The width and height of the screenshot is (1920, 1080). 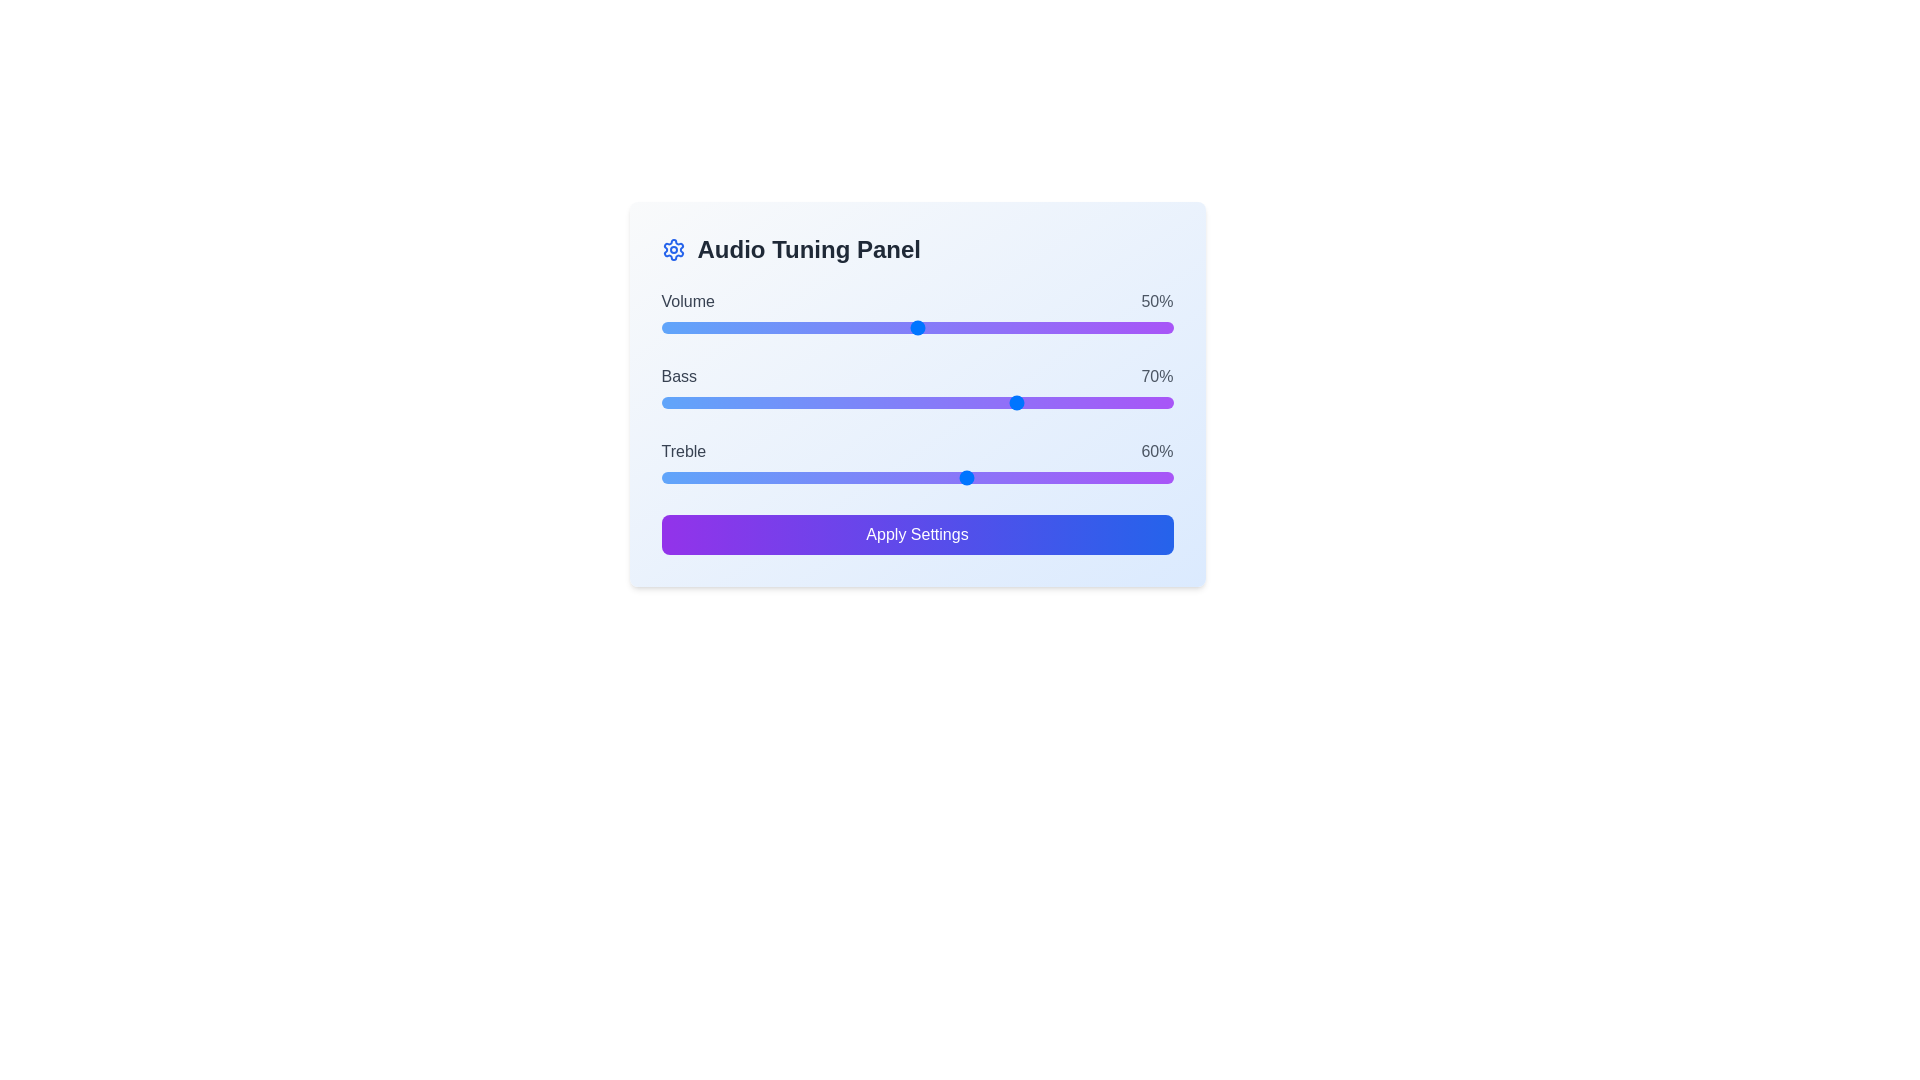 What do you see at coordinates (702, 402) in the screenshot?
I see `the bass level` at bounding box center [702, 402].